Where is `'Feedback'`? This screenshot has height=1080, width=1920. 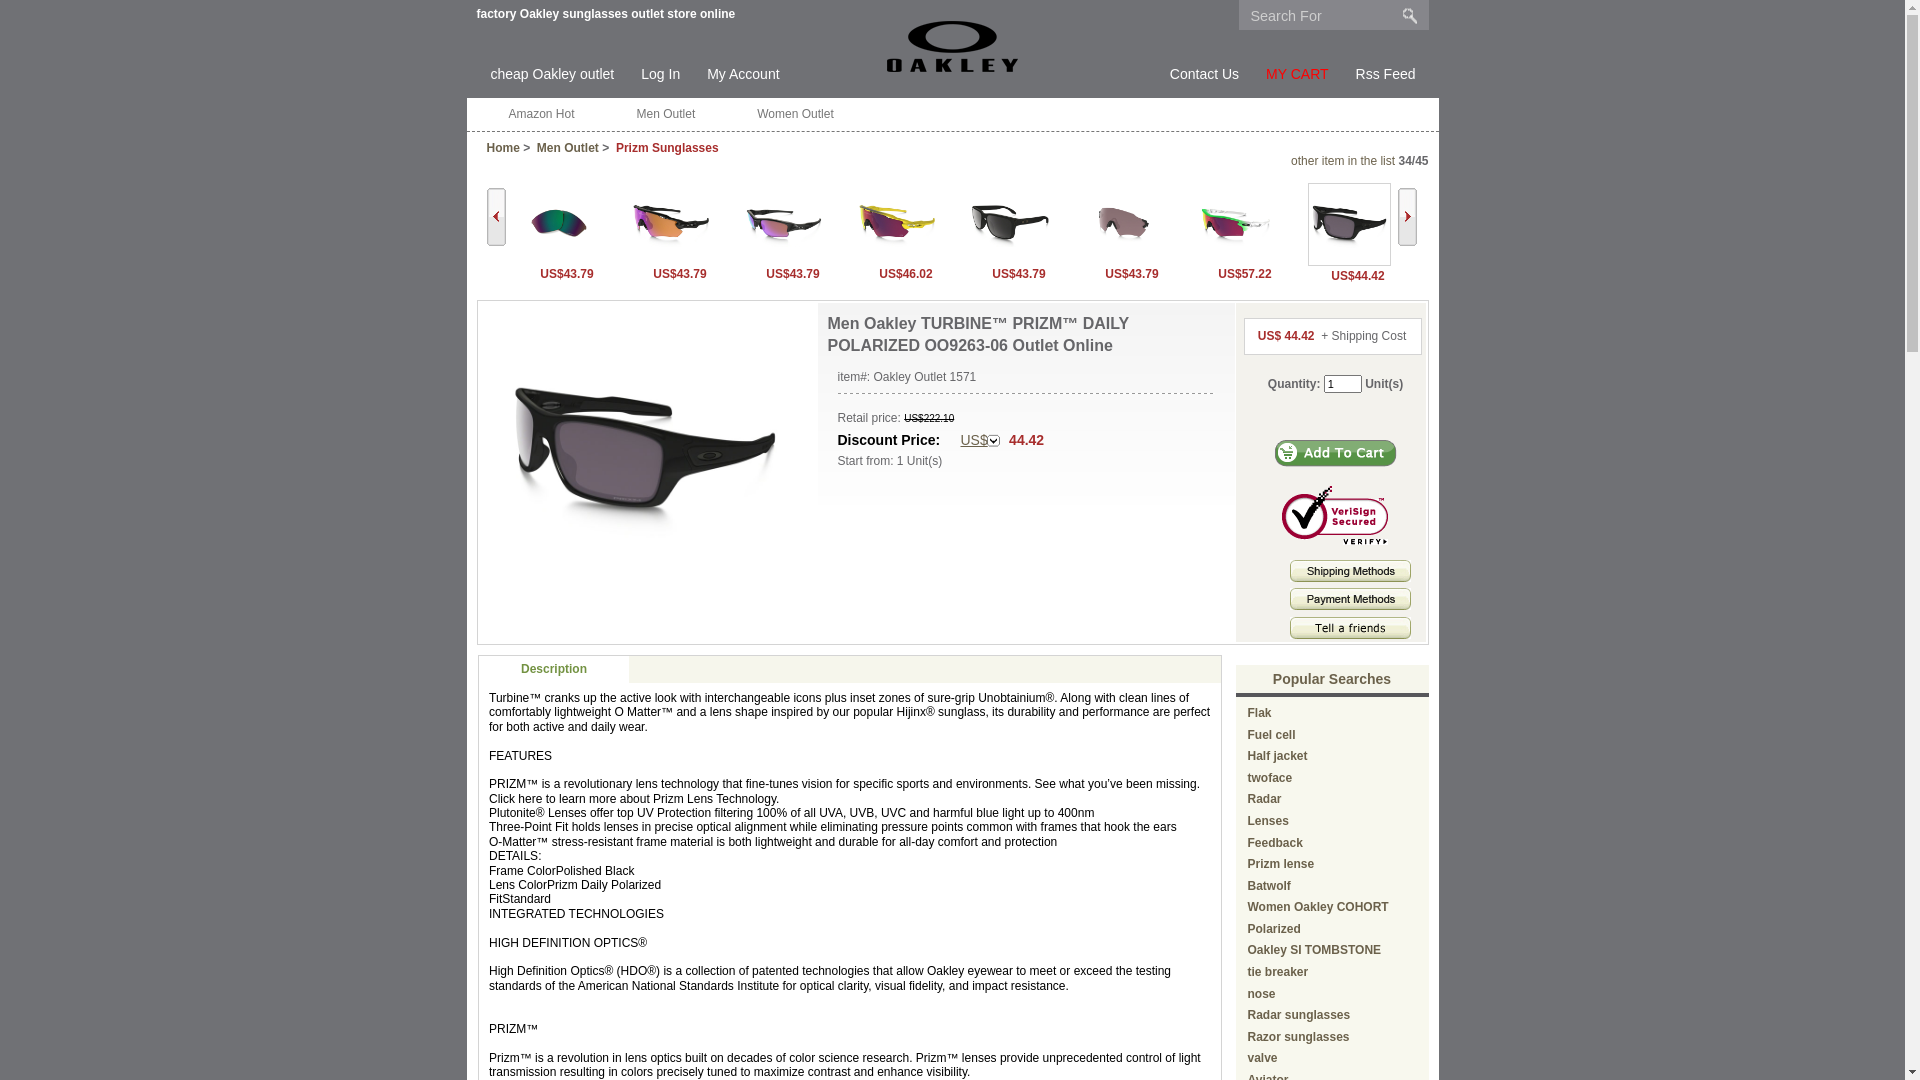 'Feedback' is located at coordinates (1274, 843).